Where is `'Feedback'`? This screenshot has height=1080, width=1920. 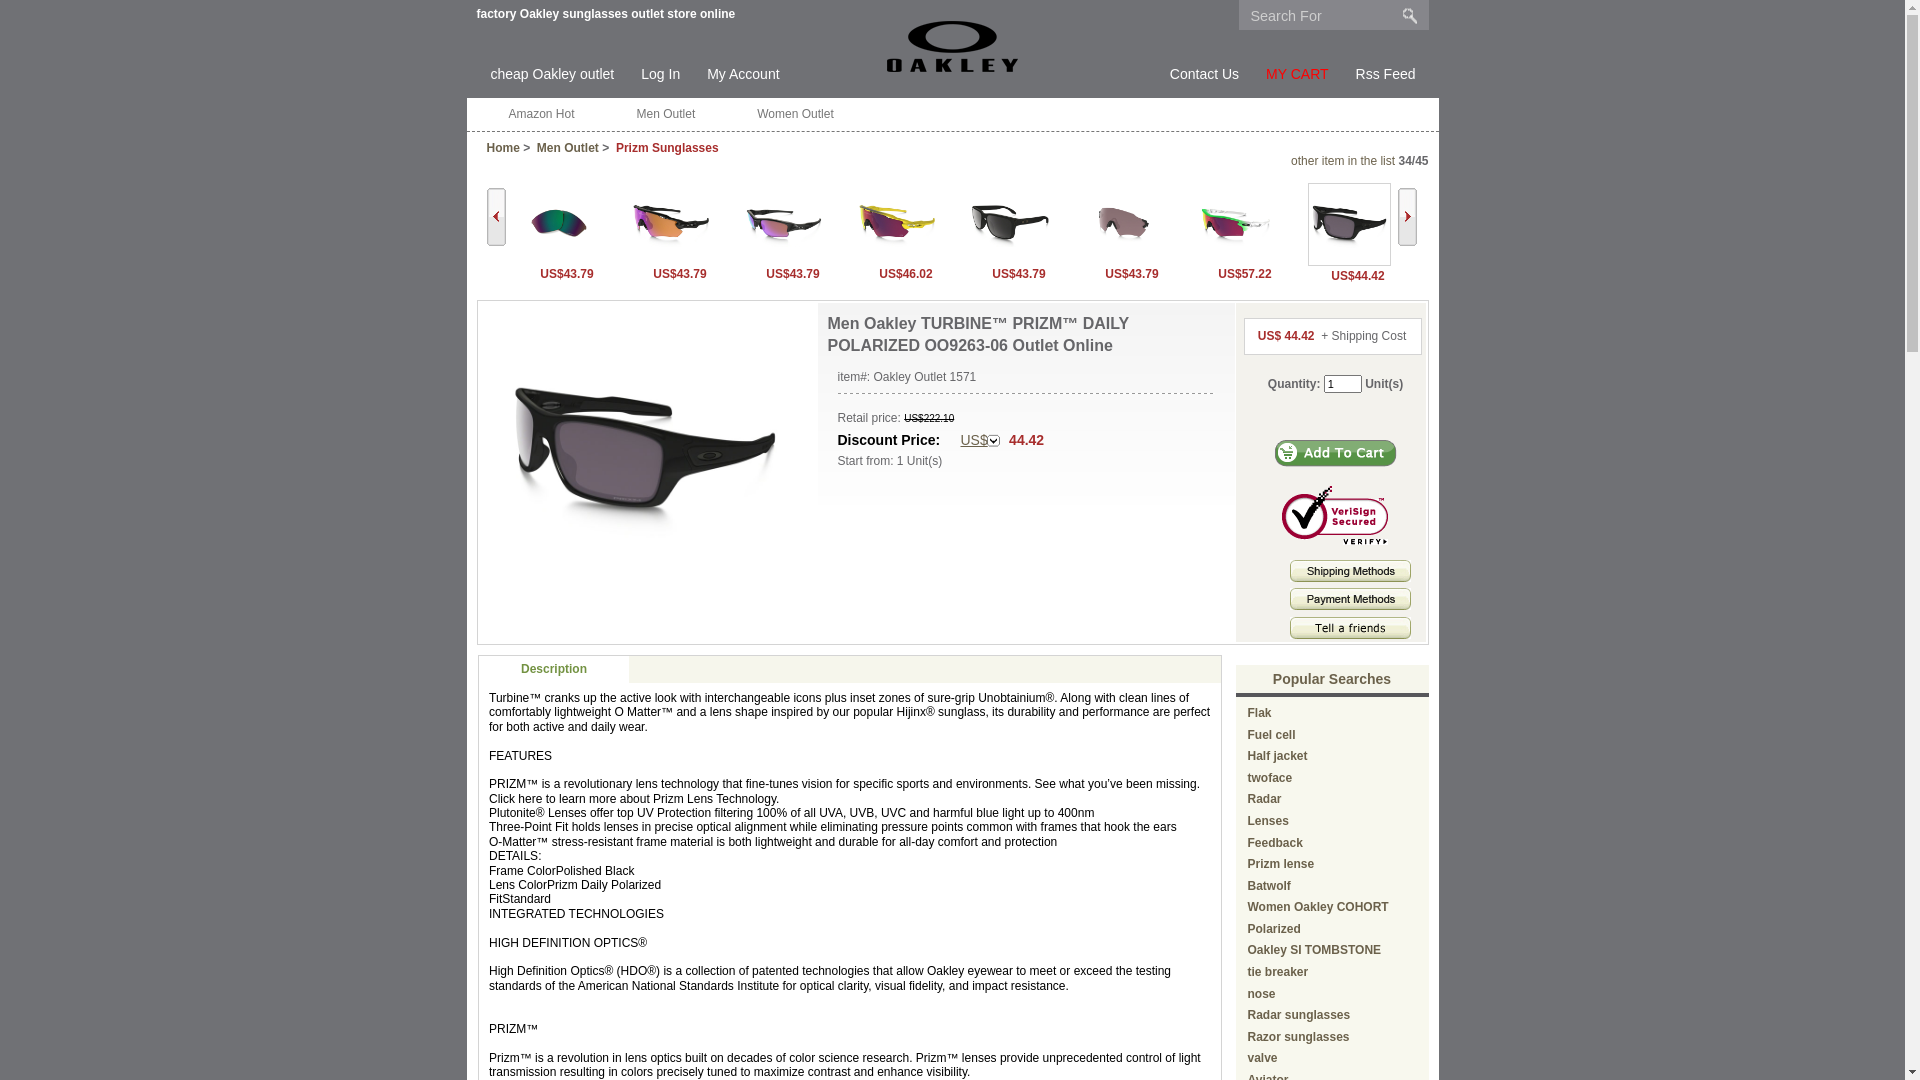 'Feedback' is located at coordinates (1274, 843).